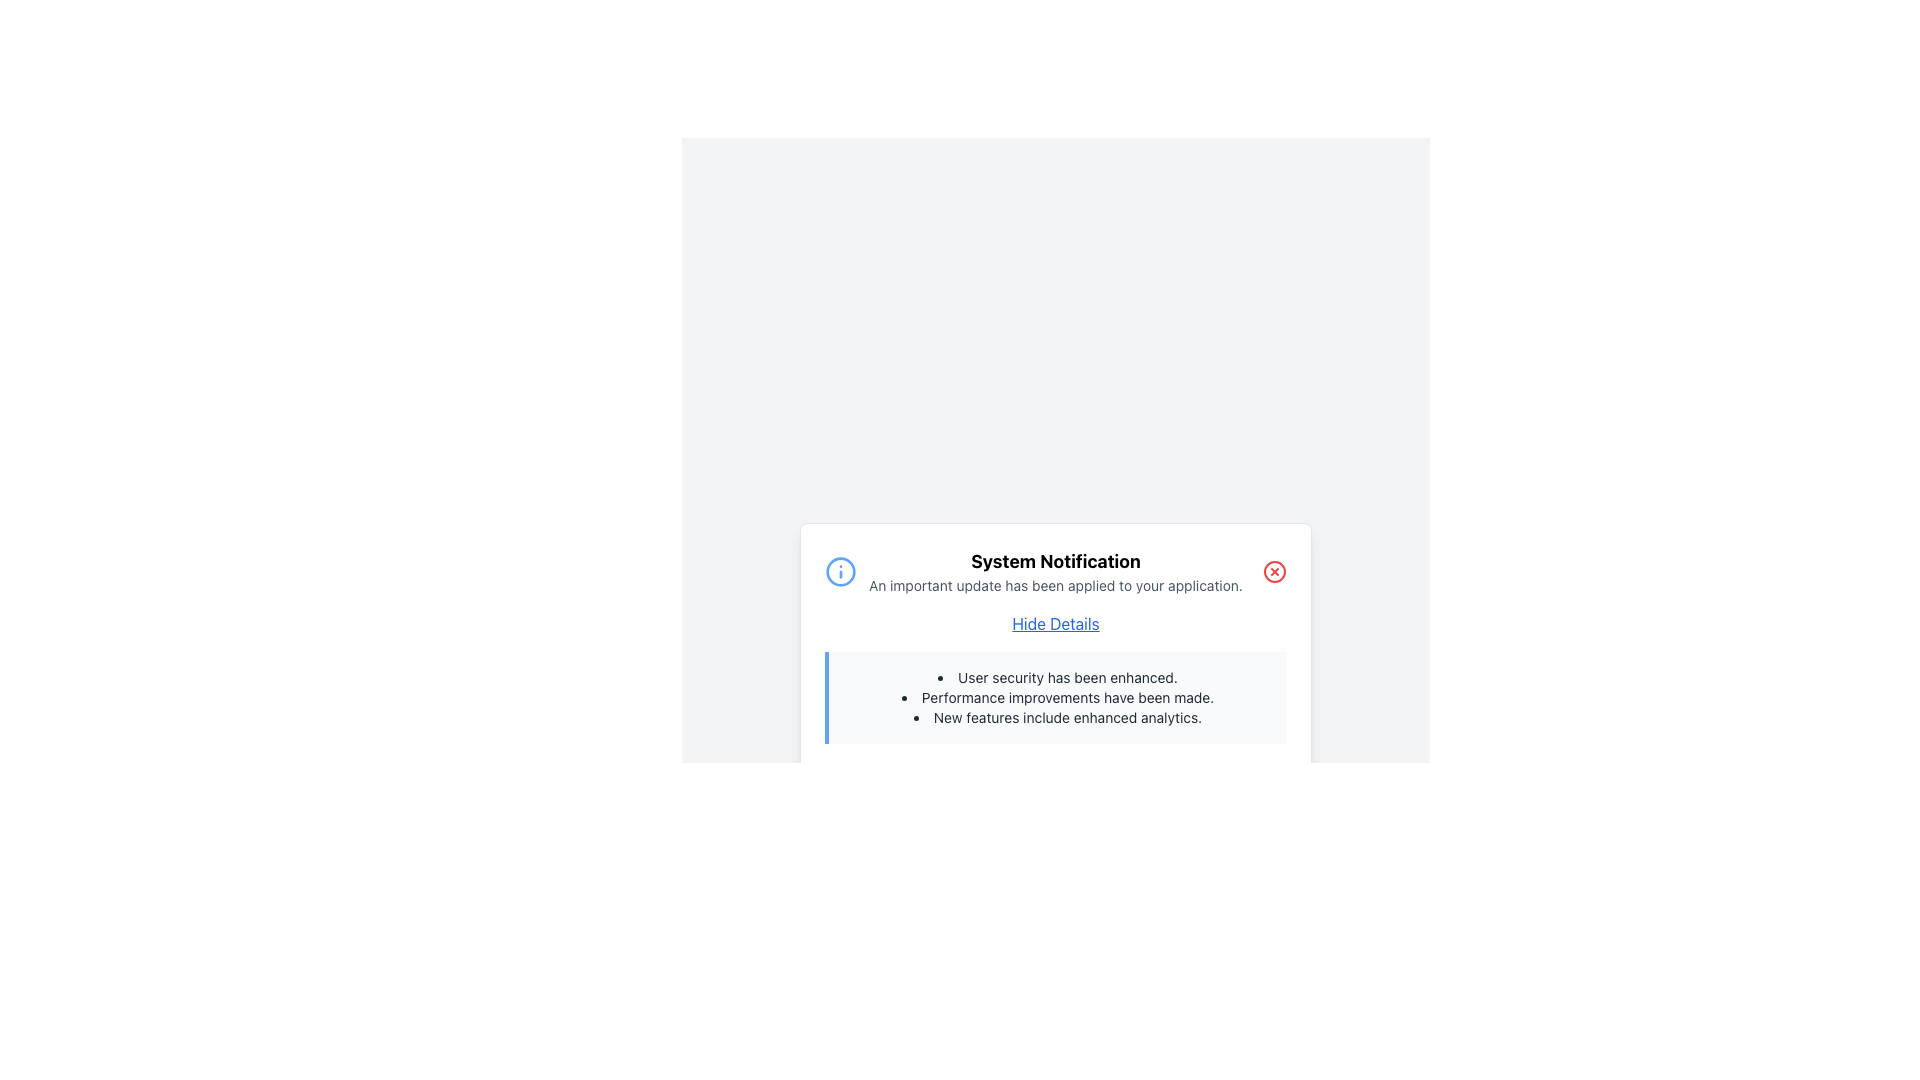 The image size is (1920, 1080). What do you see at coordinates (1056, 716) in the screenshot?
I see `the informational text about features or updates, which is the third item in a vertically aligned bullet-point list in the middle section of the notification box` at bounding box center [1056, 716].